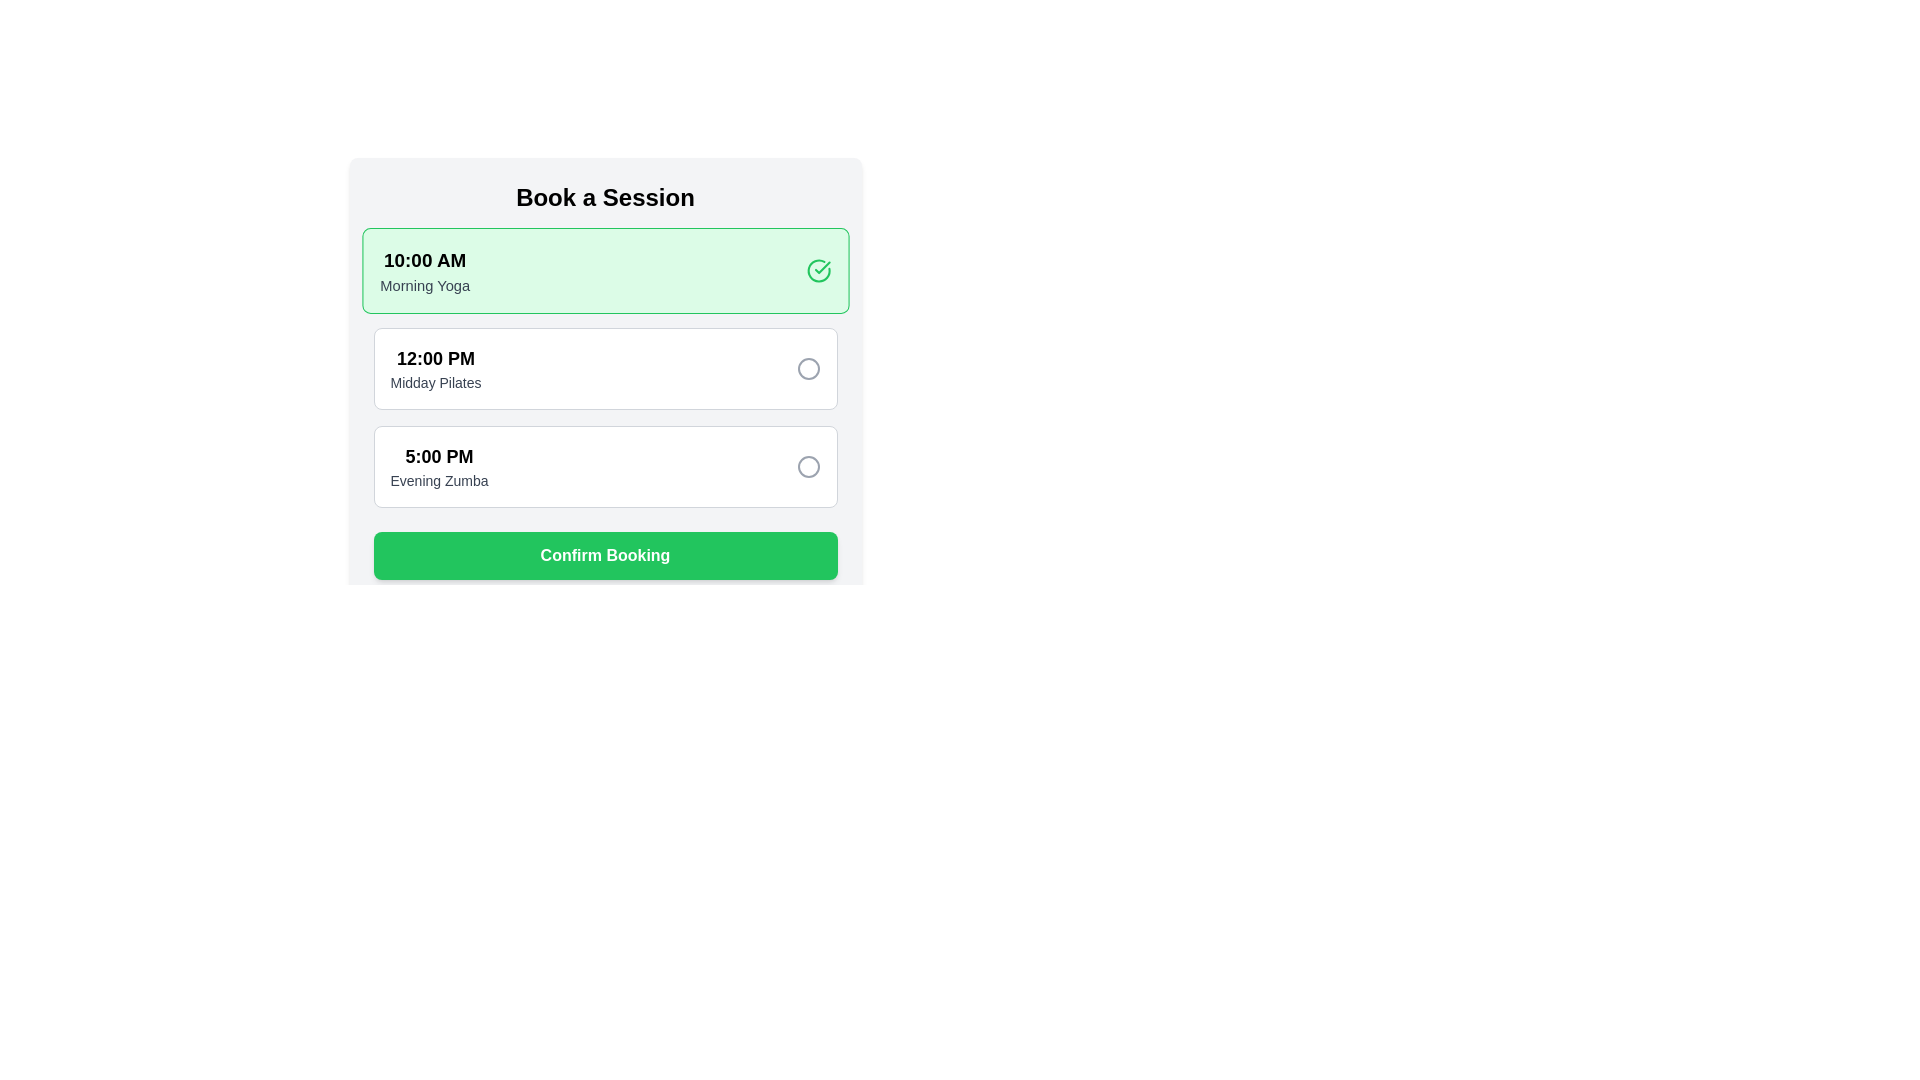 The width and height of the screenshot is (1920, 1080). I want to click on the center of the circular indicator next to the '5:00 PM Evening Zumba' session, so click(808, 466).